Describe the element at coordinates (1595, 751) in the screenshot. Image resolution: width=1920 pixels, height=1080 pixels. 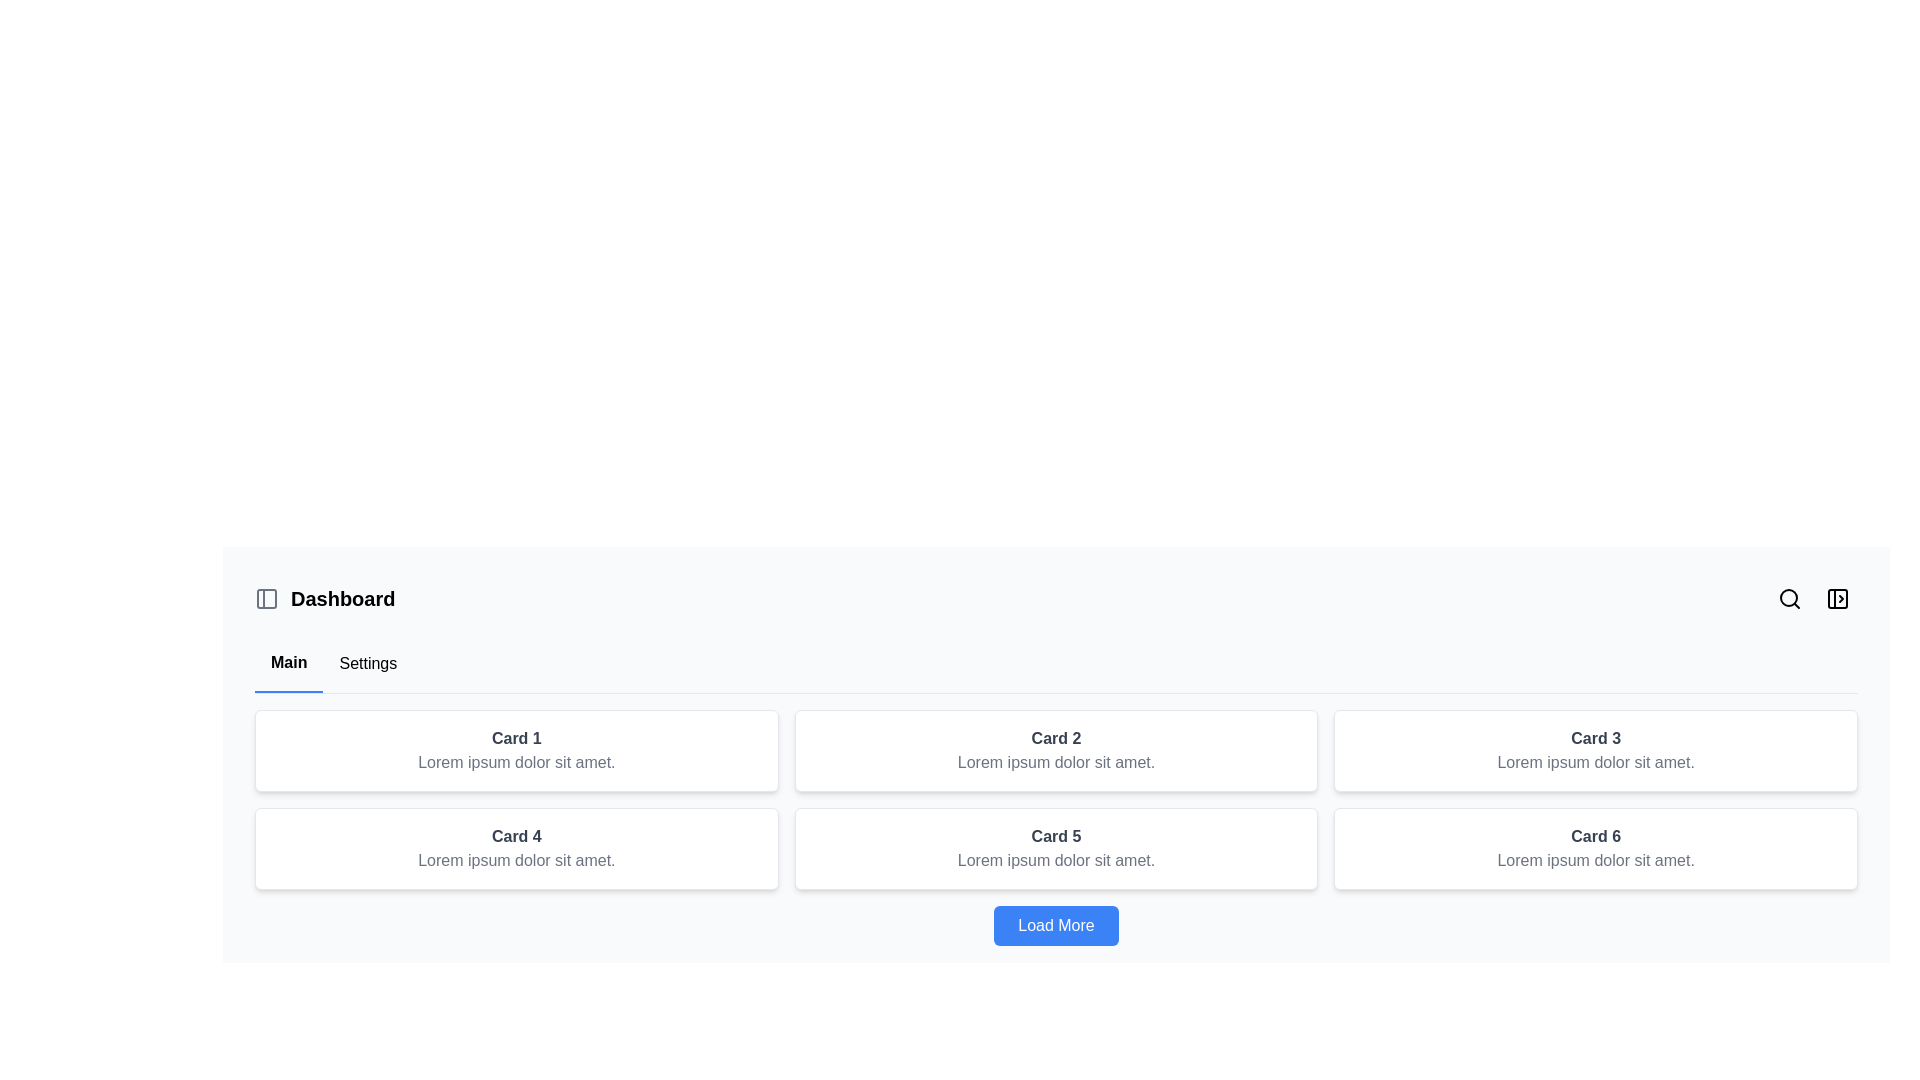
I see `text inside the card located in the top-right corner of the grid's first row` at that location.